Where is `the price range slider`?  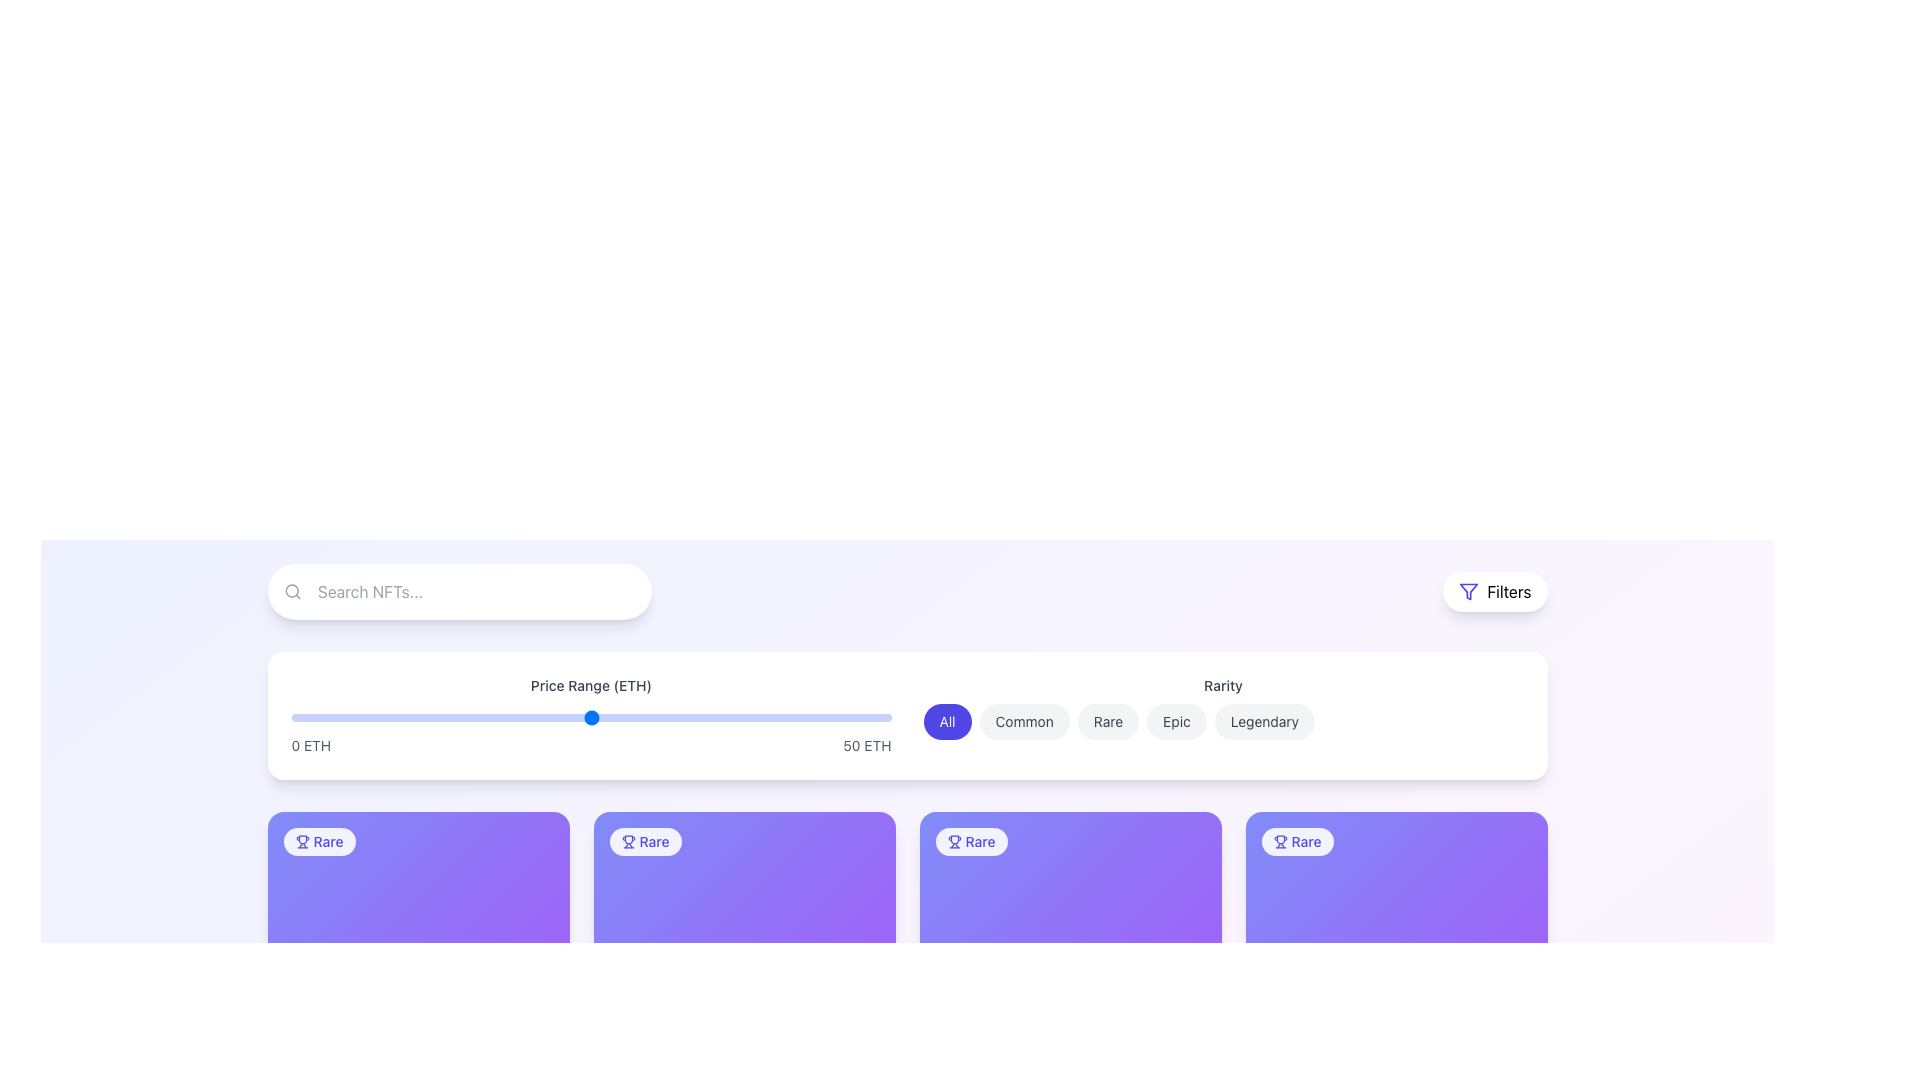
the price range slider is located at coordinates (831, 716).